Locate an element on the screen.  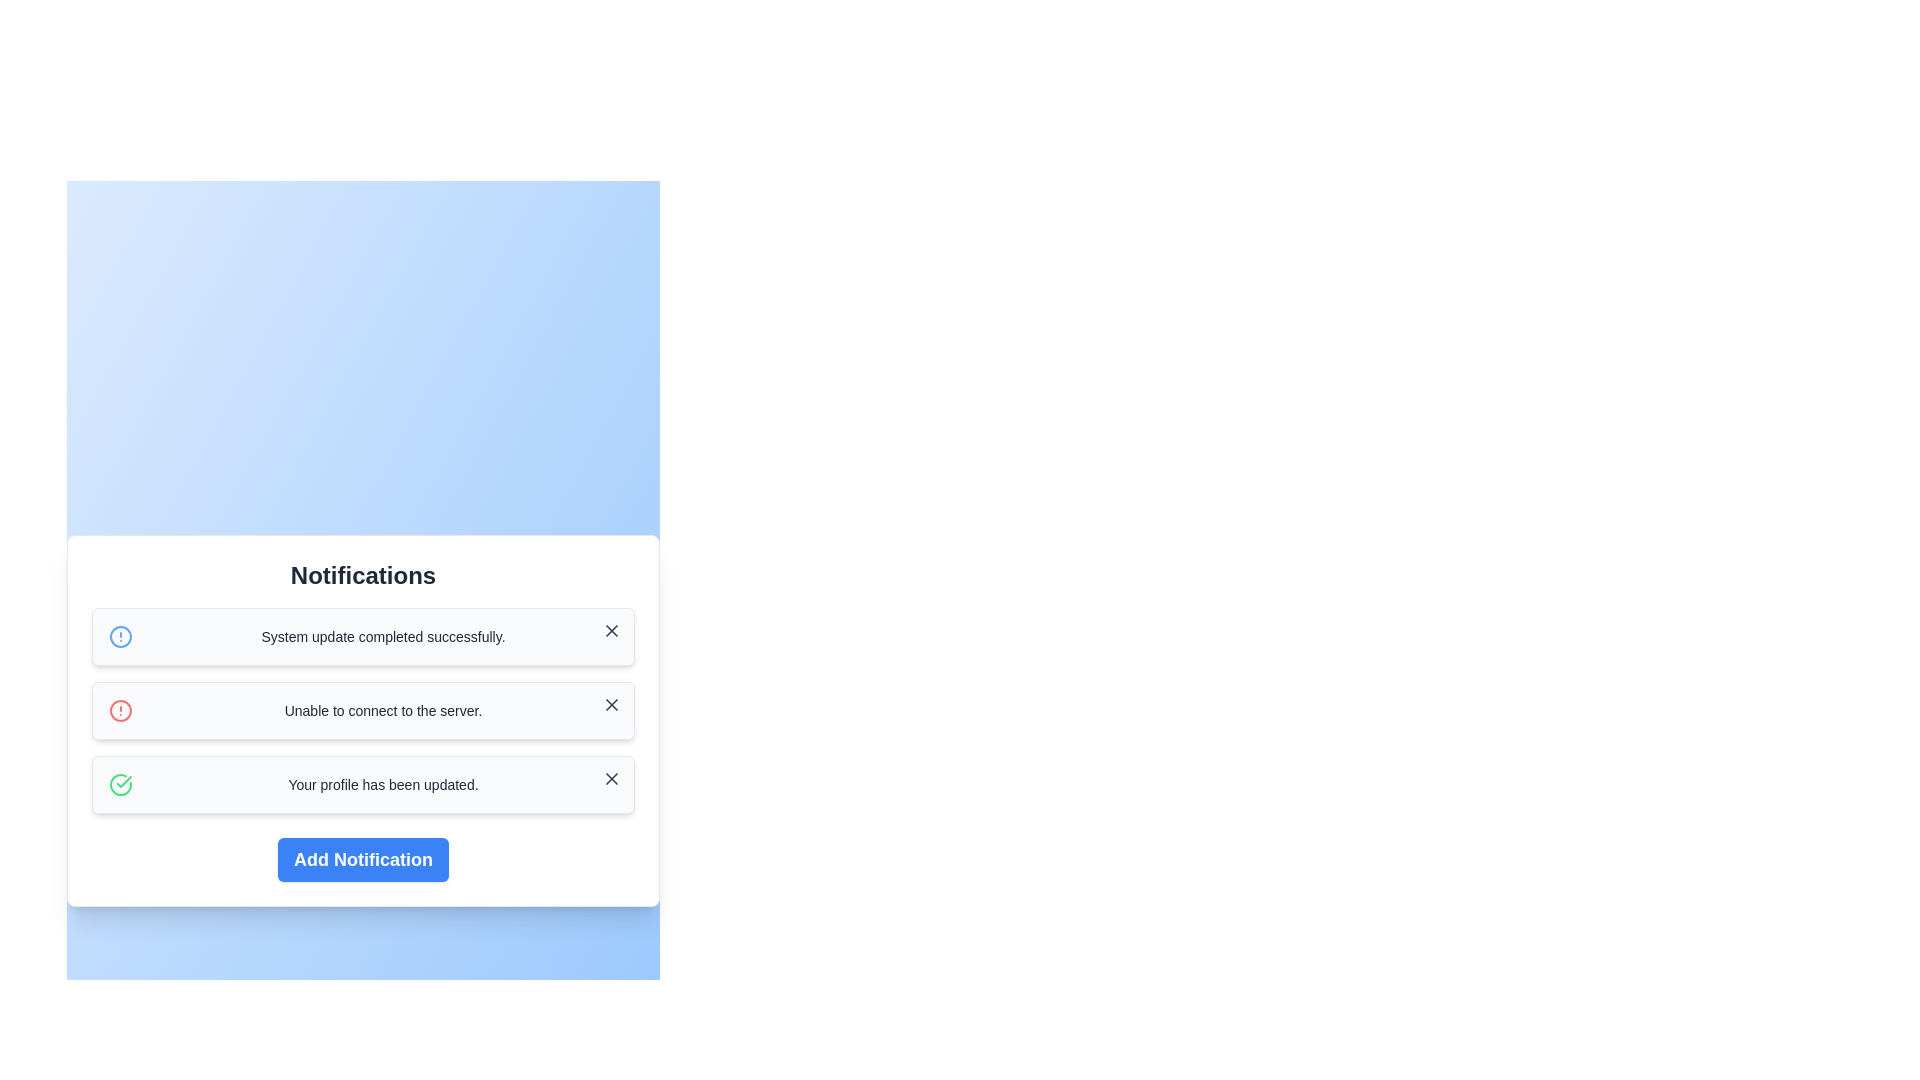
the 'Add Notification' button to add a new notification is located at coordinates (363, 859).